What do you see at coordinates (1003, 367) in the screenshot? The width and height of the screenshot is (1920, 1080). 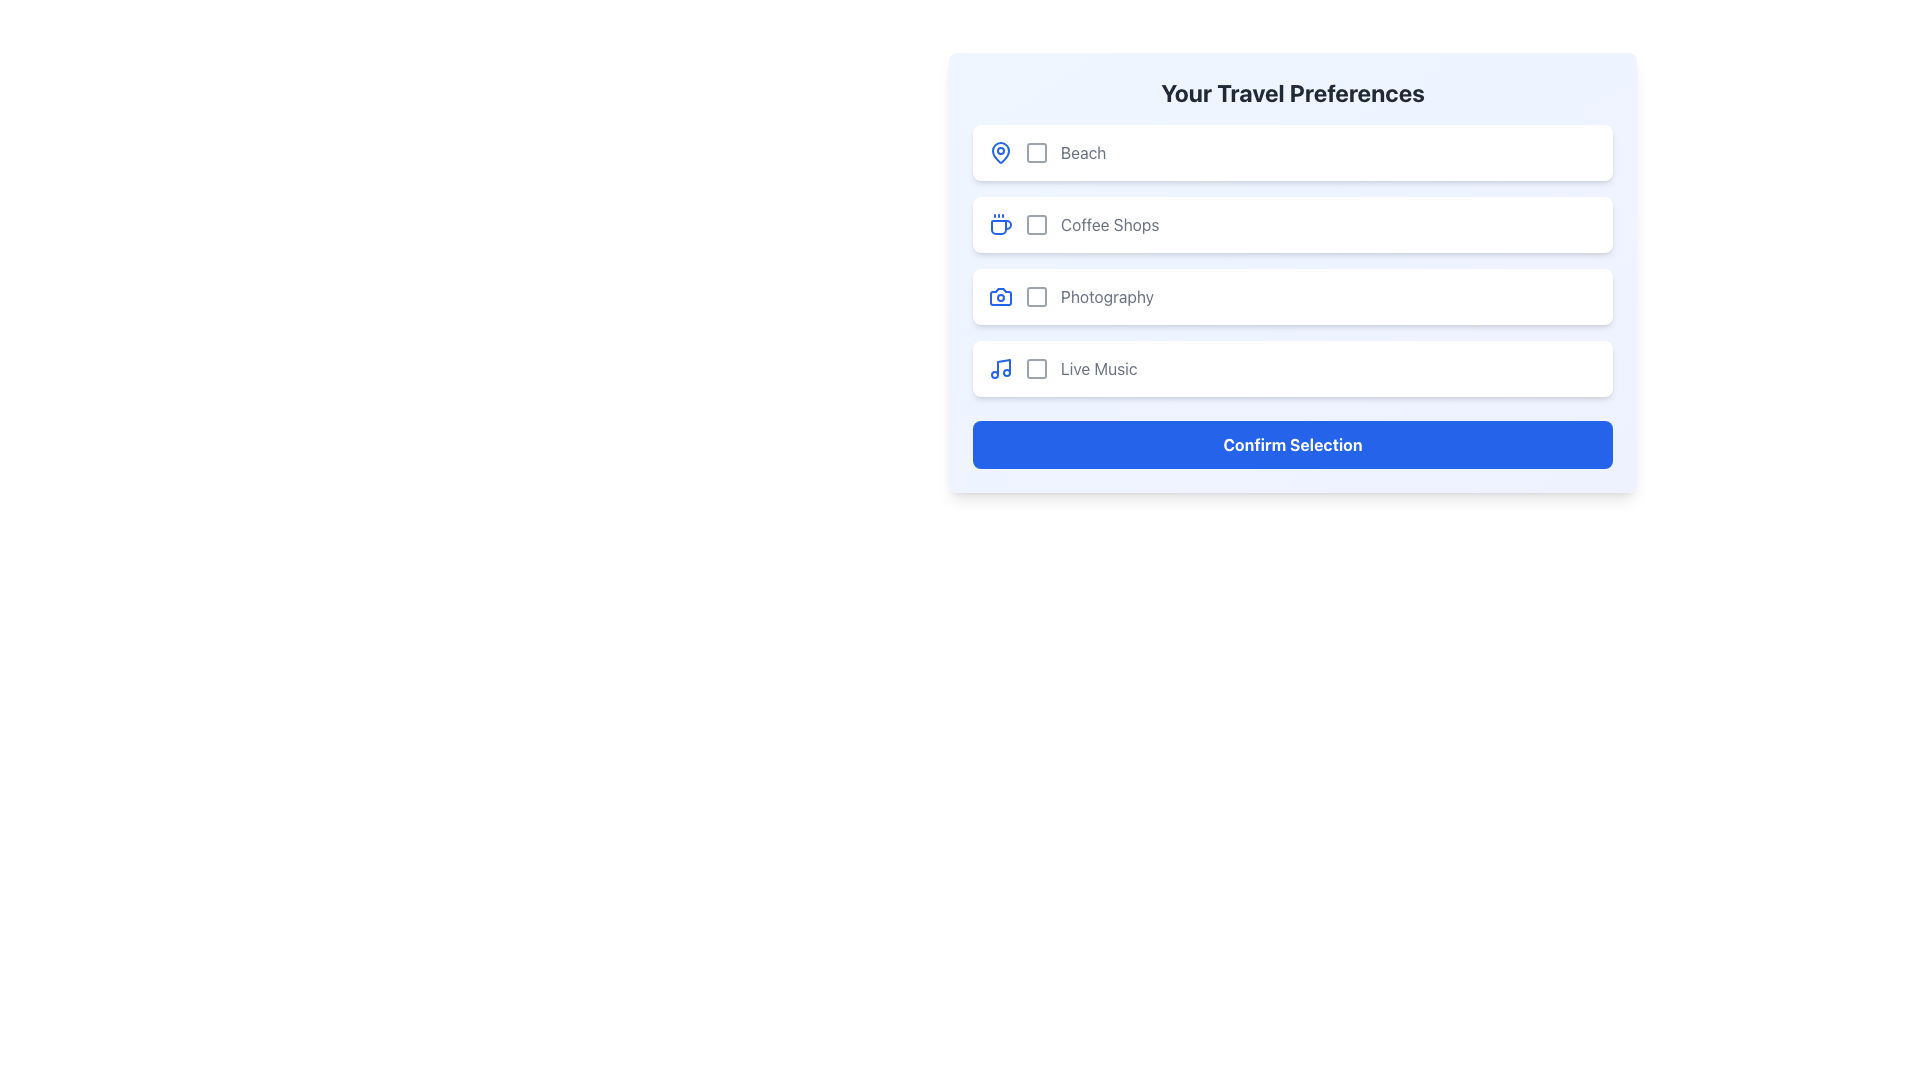 I see `the music note SVG icon located in the 'Your Travel Preferences' section, specifically in the last row labeled 'Live Music'` at bounding box center [1003, 367].